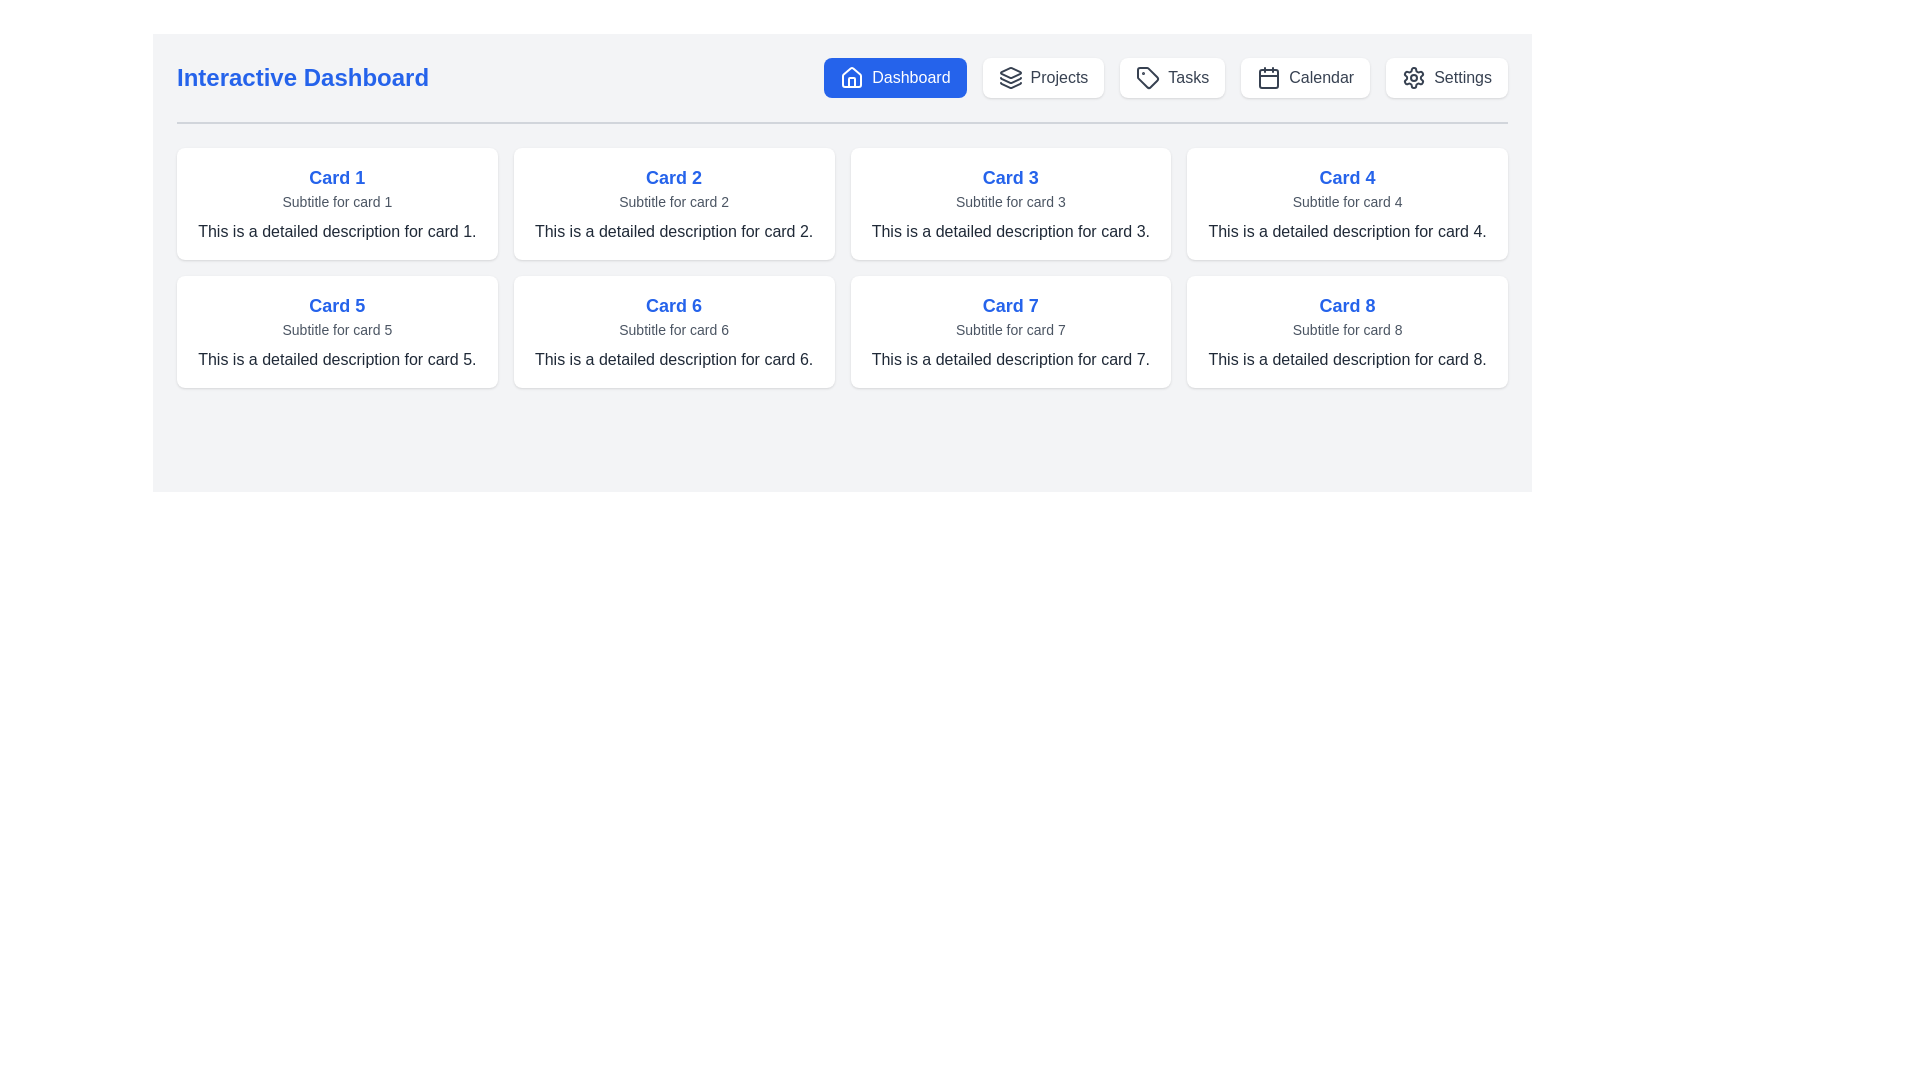 This screenshot has width=1920, height=1080. Describe the element at coordinates (1010, 358) in the screenshot. I see `the text label displaying 'This is a detailed description for card 7.' located in the bottom section of 'Card 7'` at that location.